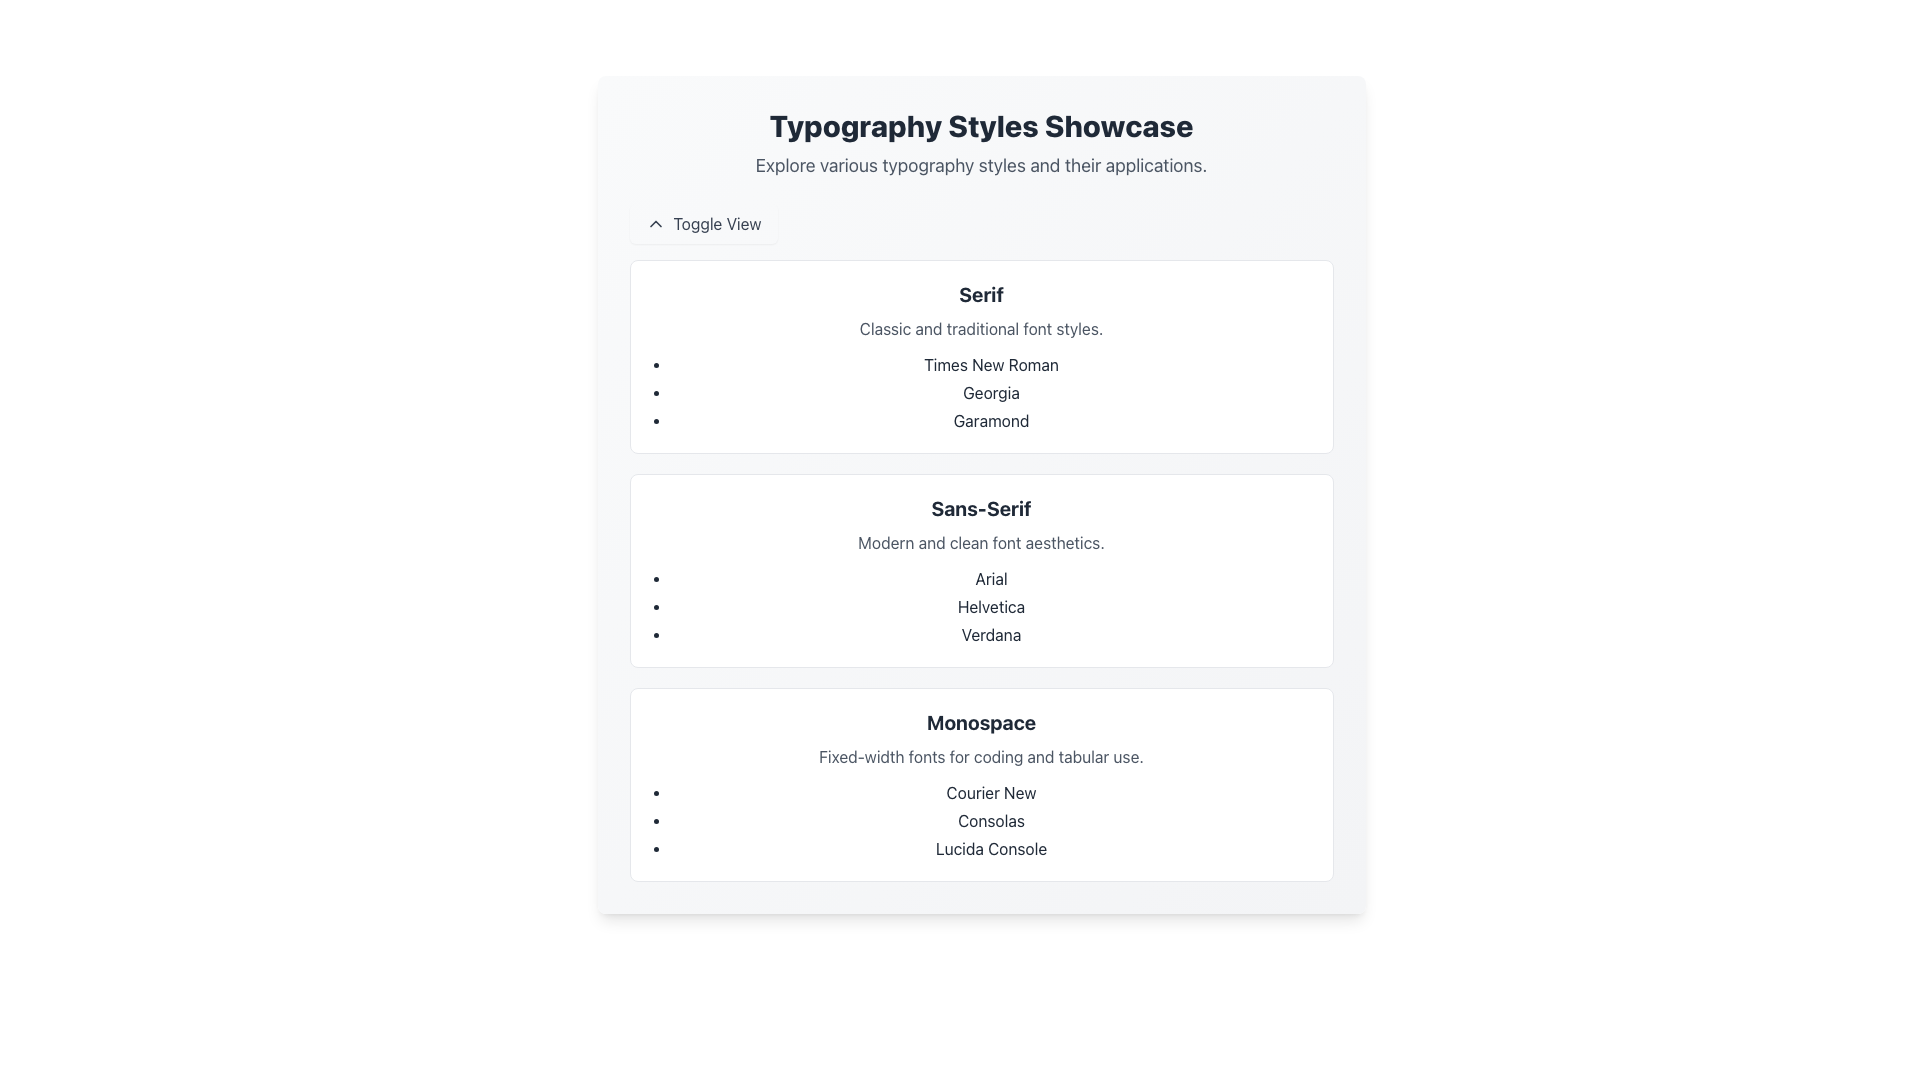 The width and height of the screenshot is (1920, 1080). What do you see at coordinates (981, 327) in the screenshot?
I see `the descriptive text located beneath the 'Serif' heading, which provides insights about the characteristics of the 'Serif' font style` at bounding box center [981, 327].